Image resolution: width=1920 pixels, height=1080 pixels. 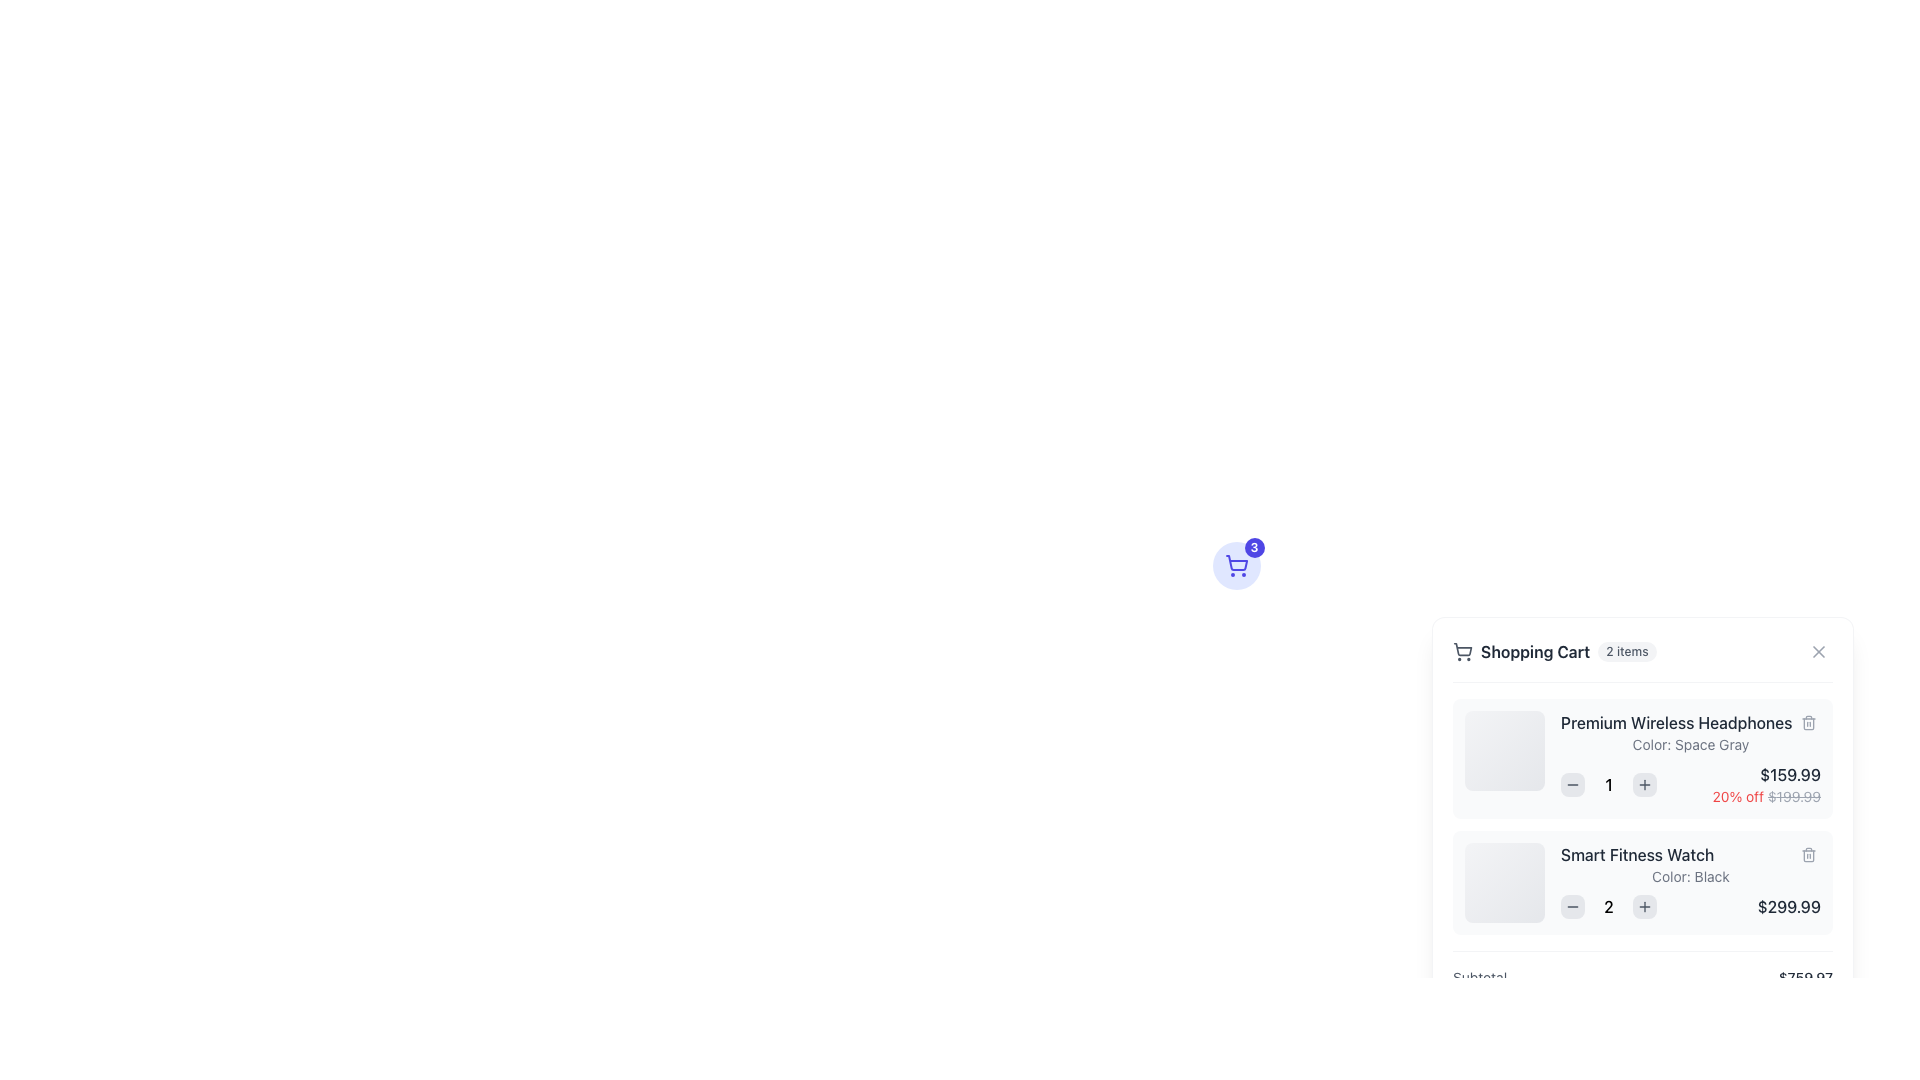 What do you see at coordinates (1572, 784) in the screenshot?
I see `the Decrement Button (Minus Icon Button) located inside a light gray rounded rectangle button` at bounding box center [1572, 784].